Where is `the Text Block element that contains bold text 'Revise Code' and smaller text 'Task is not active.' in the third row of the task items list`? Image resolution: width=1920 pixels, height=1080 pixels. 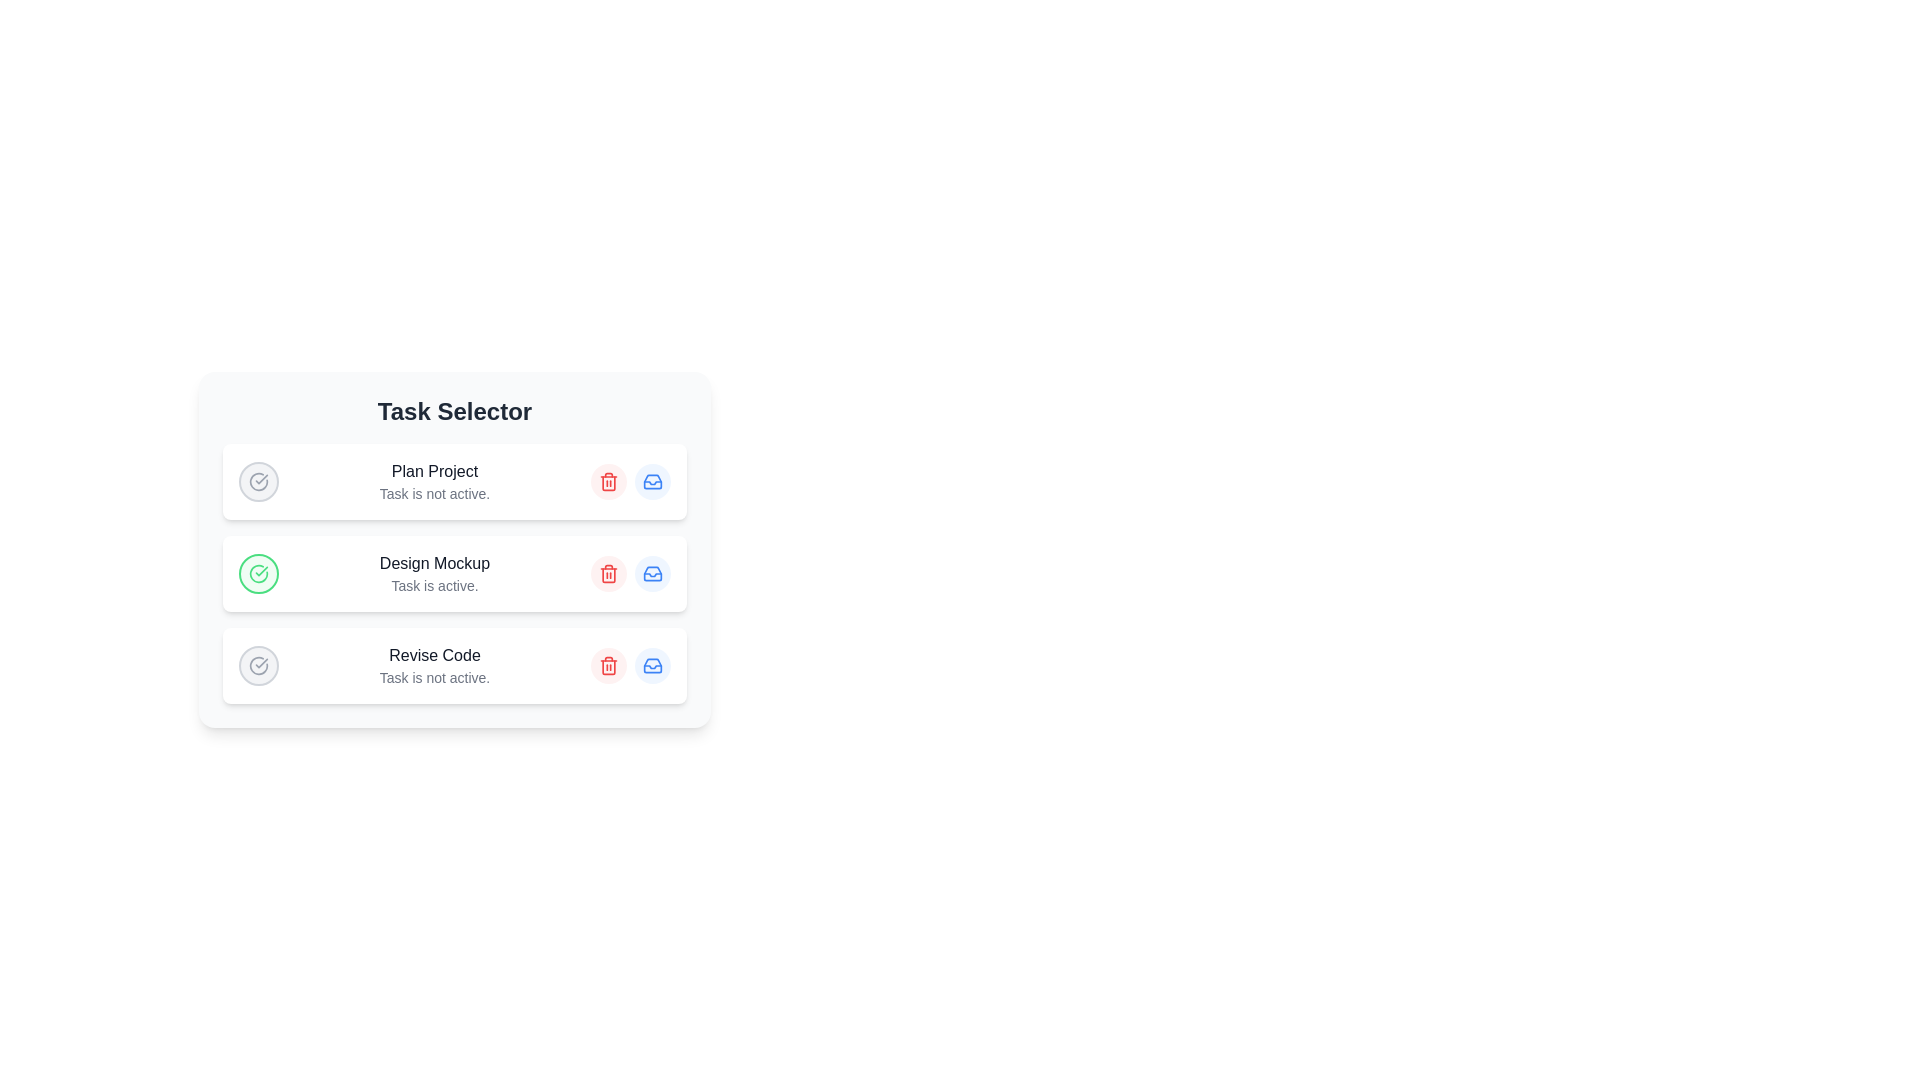
the Text Block element that contains bold text 'Revise Code' and smaller text 'Task is not active.' in the third row of the task items list is located at coordinates (434, 666).